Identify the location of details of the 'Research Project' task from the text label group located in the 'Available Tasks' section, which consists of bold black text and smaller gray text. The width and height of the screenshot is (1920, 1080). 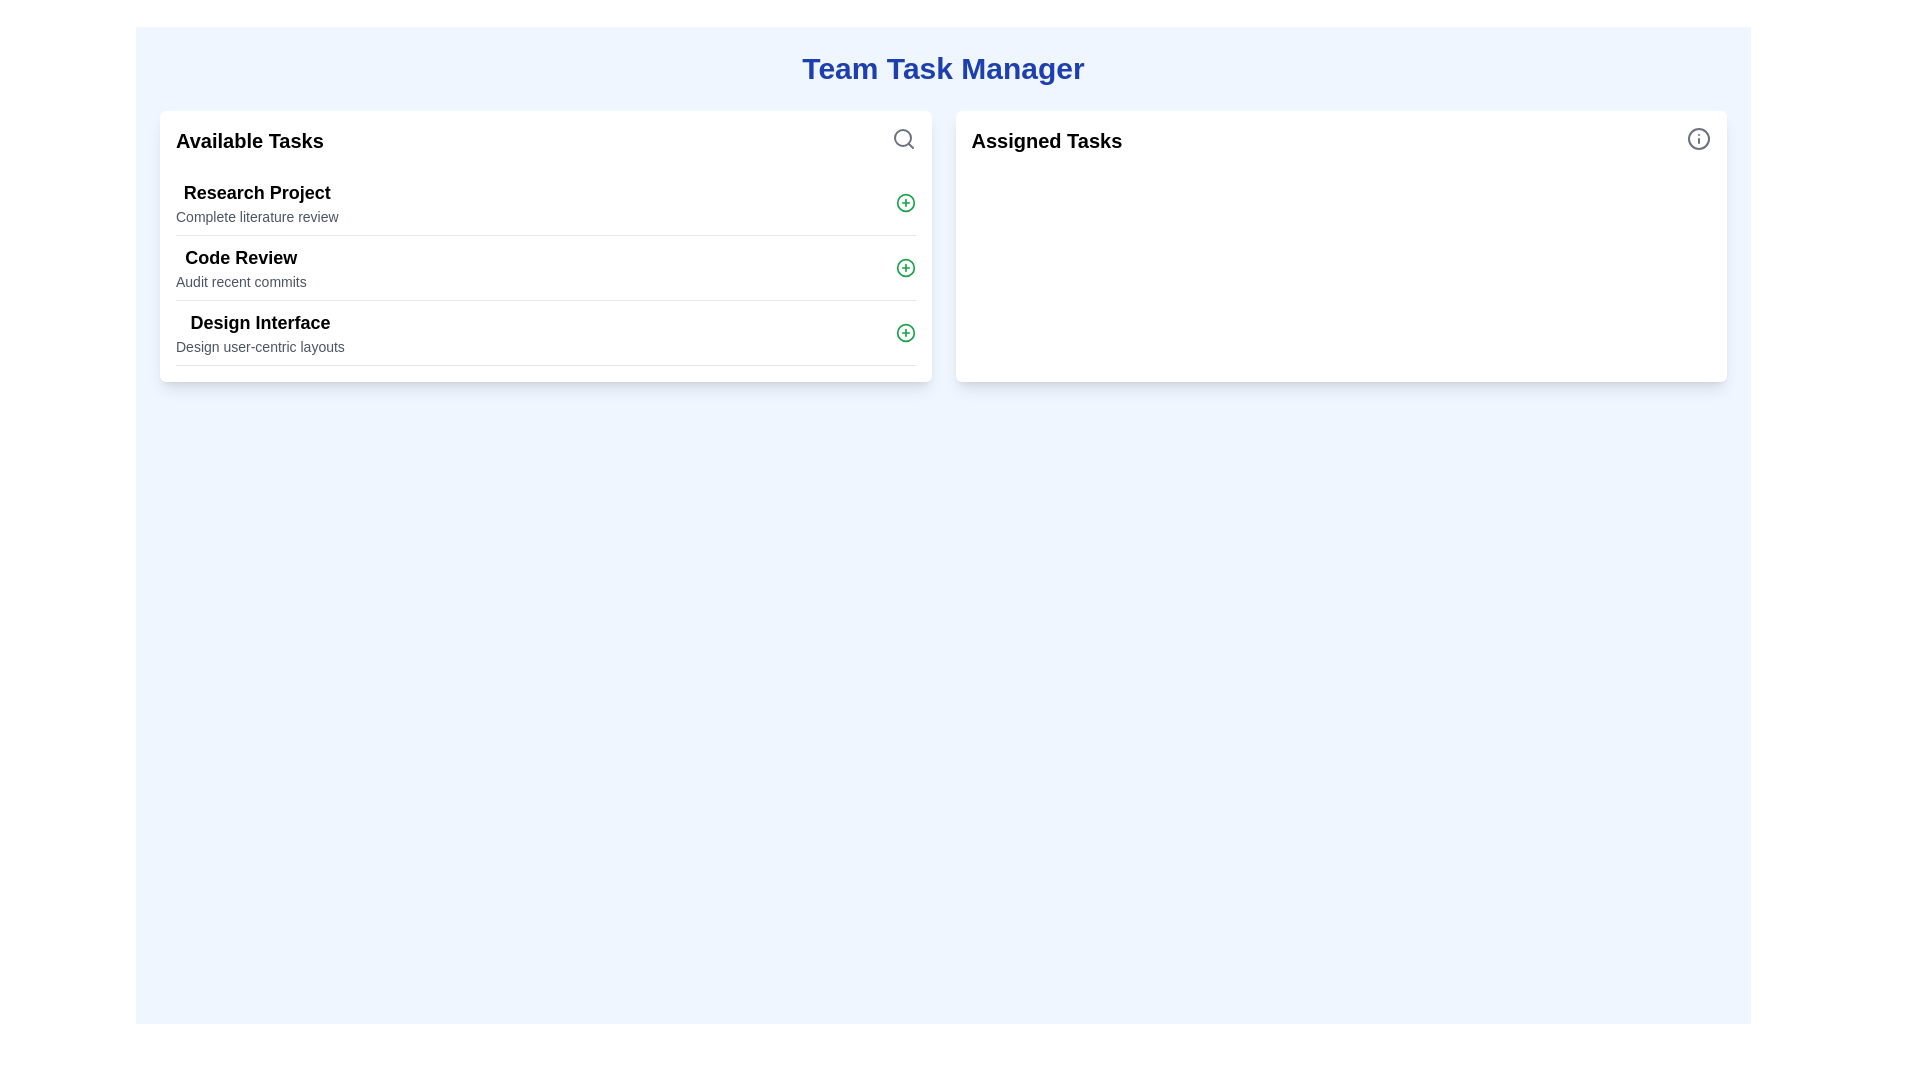
(256, 203).